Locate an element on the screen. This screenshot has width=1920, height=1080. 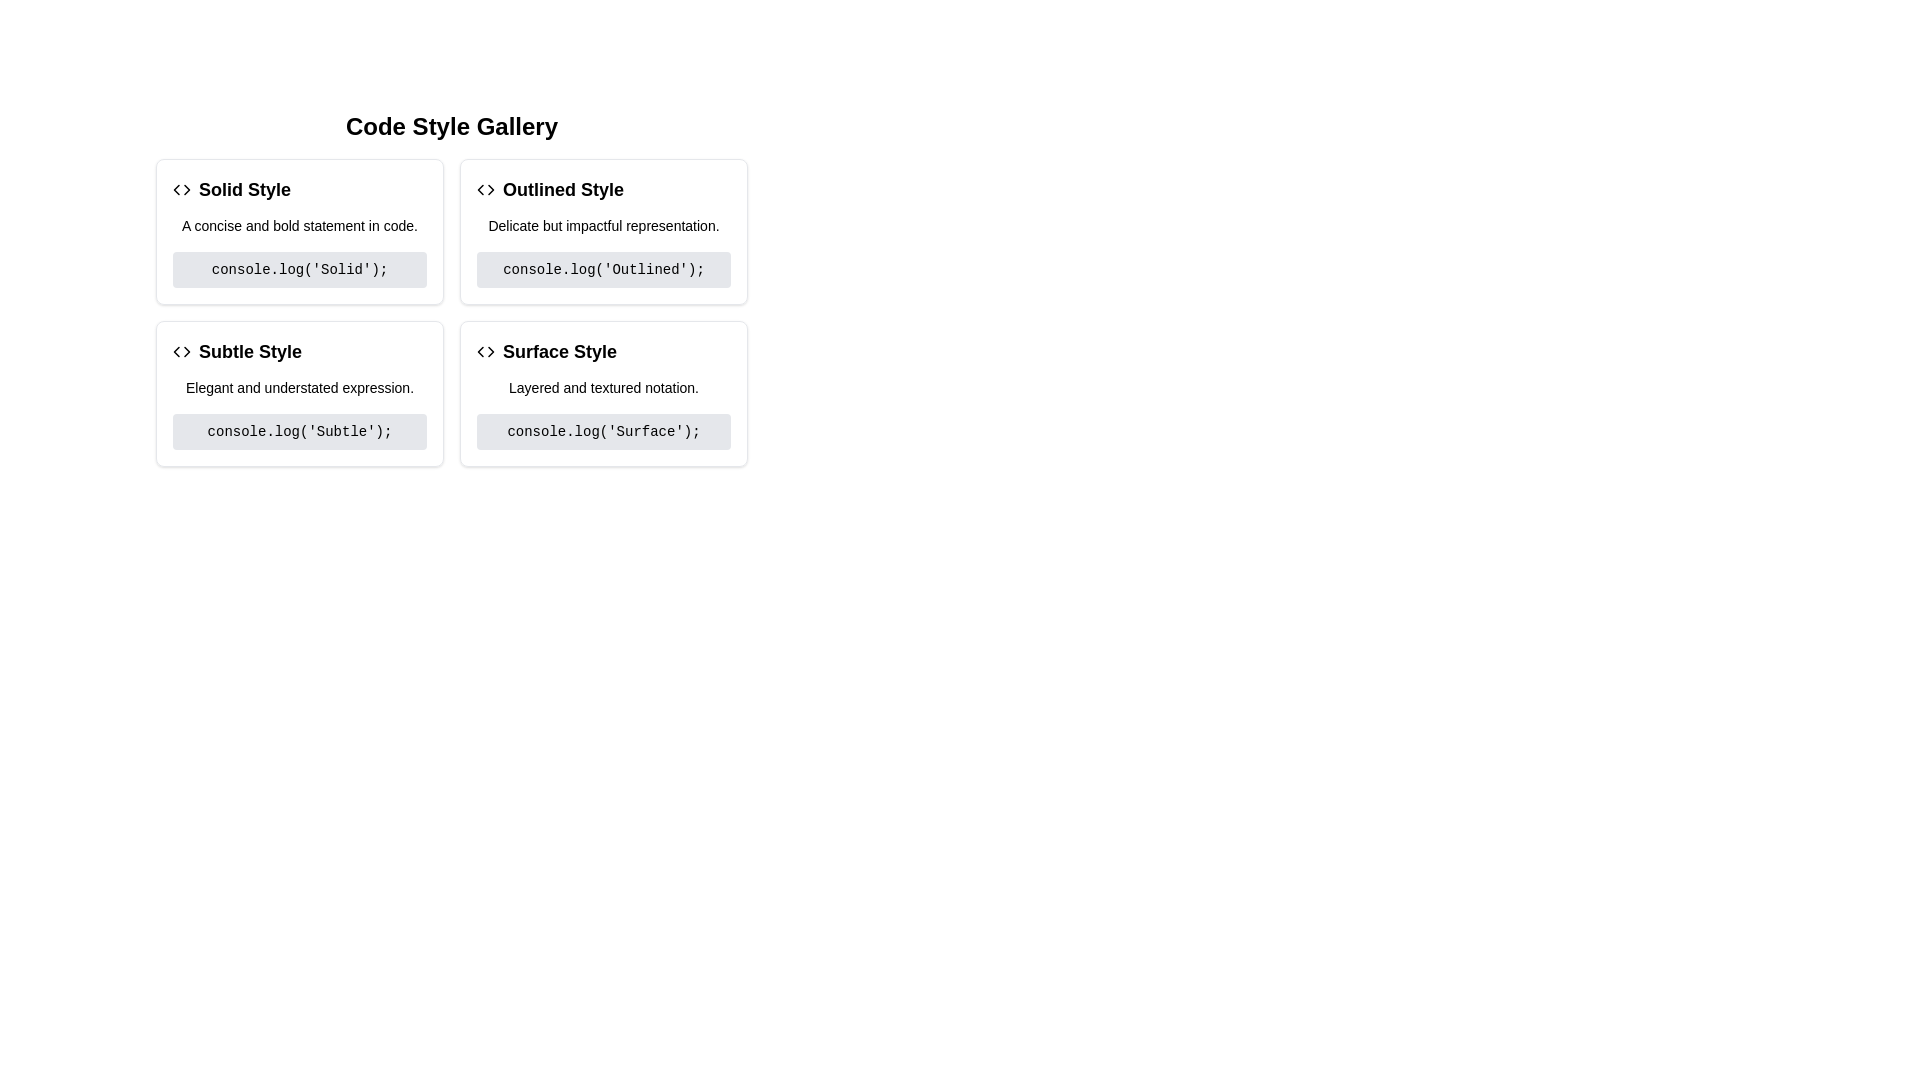
the 'Surface Style' text label with the accompanying icon, which is styled minimally and located in the second row, third column of a 2x2 grid layout is located at coordinates (603, 350).